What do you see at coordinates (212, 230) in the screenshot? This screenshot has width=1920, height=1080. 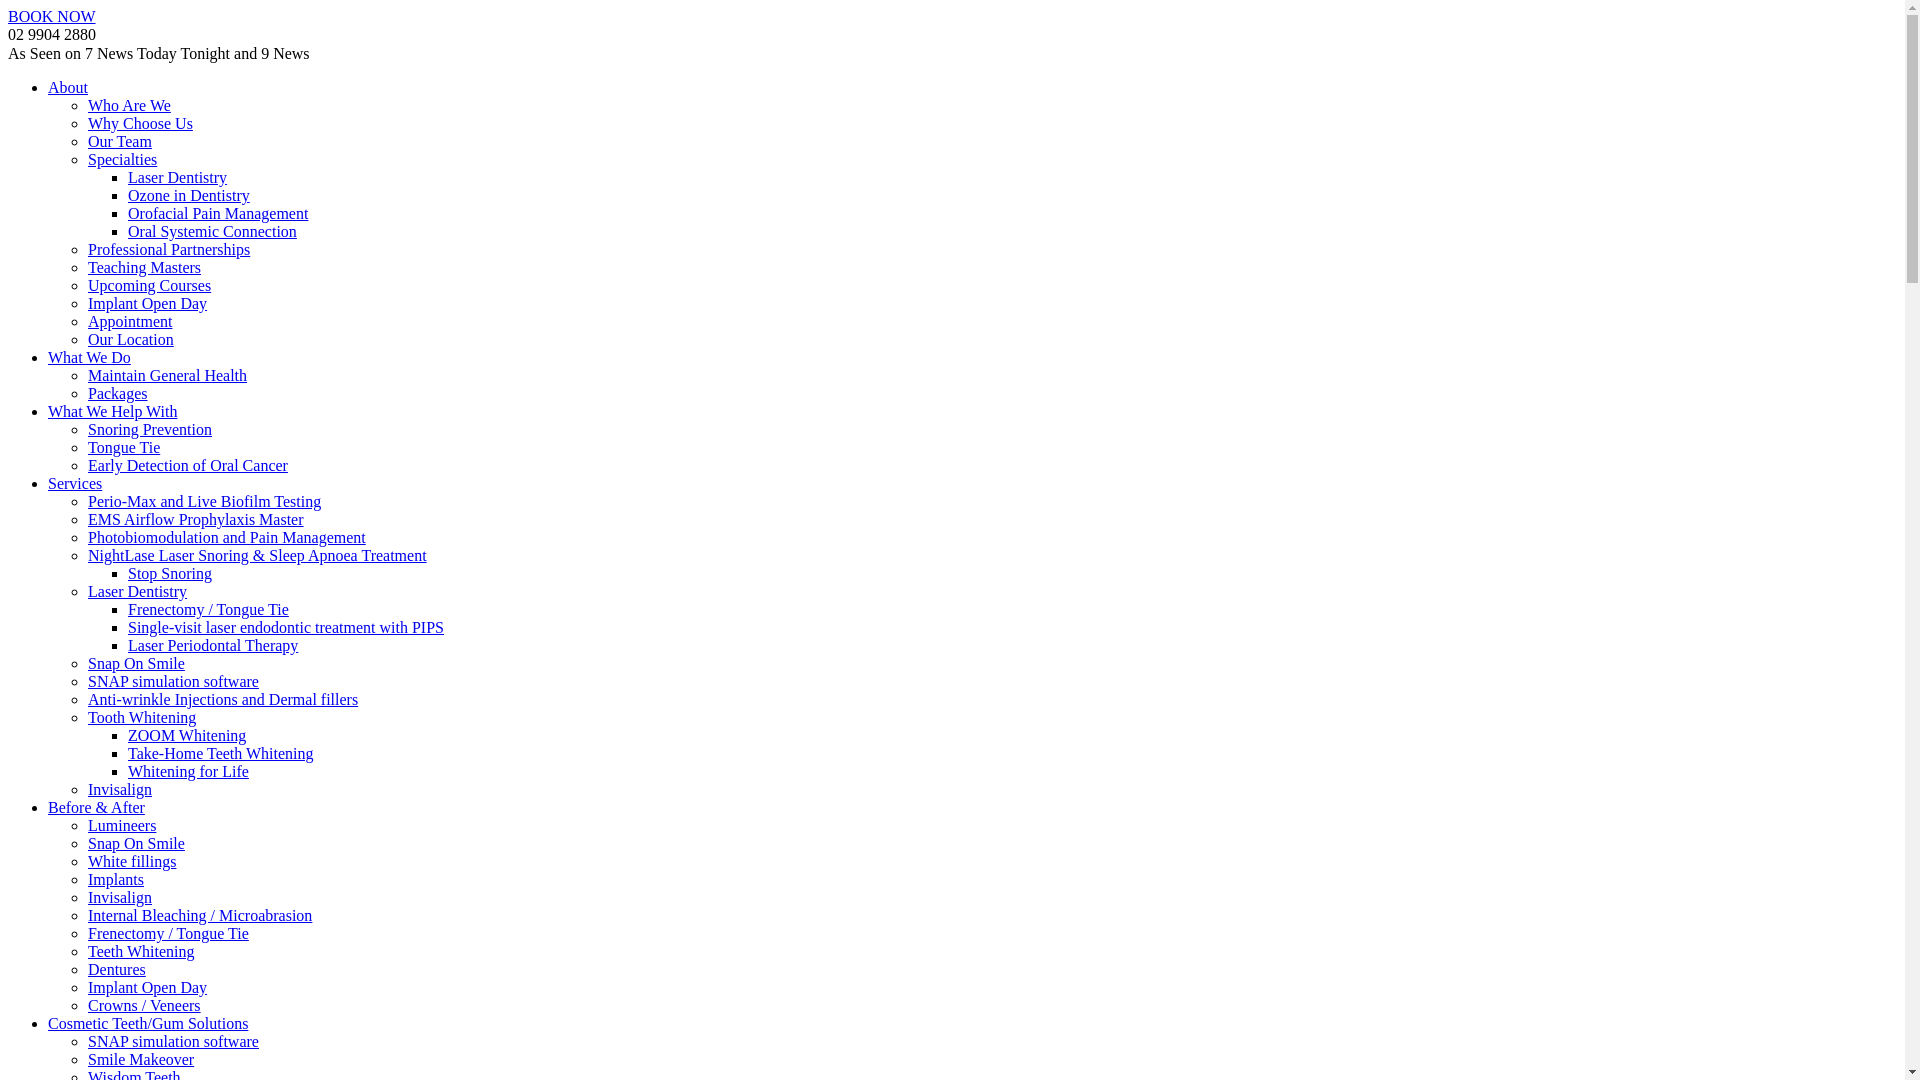 I see `'Oral Systemic Connection'` at bounding box center [212, 230].